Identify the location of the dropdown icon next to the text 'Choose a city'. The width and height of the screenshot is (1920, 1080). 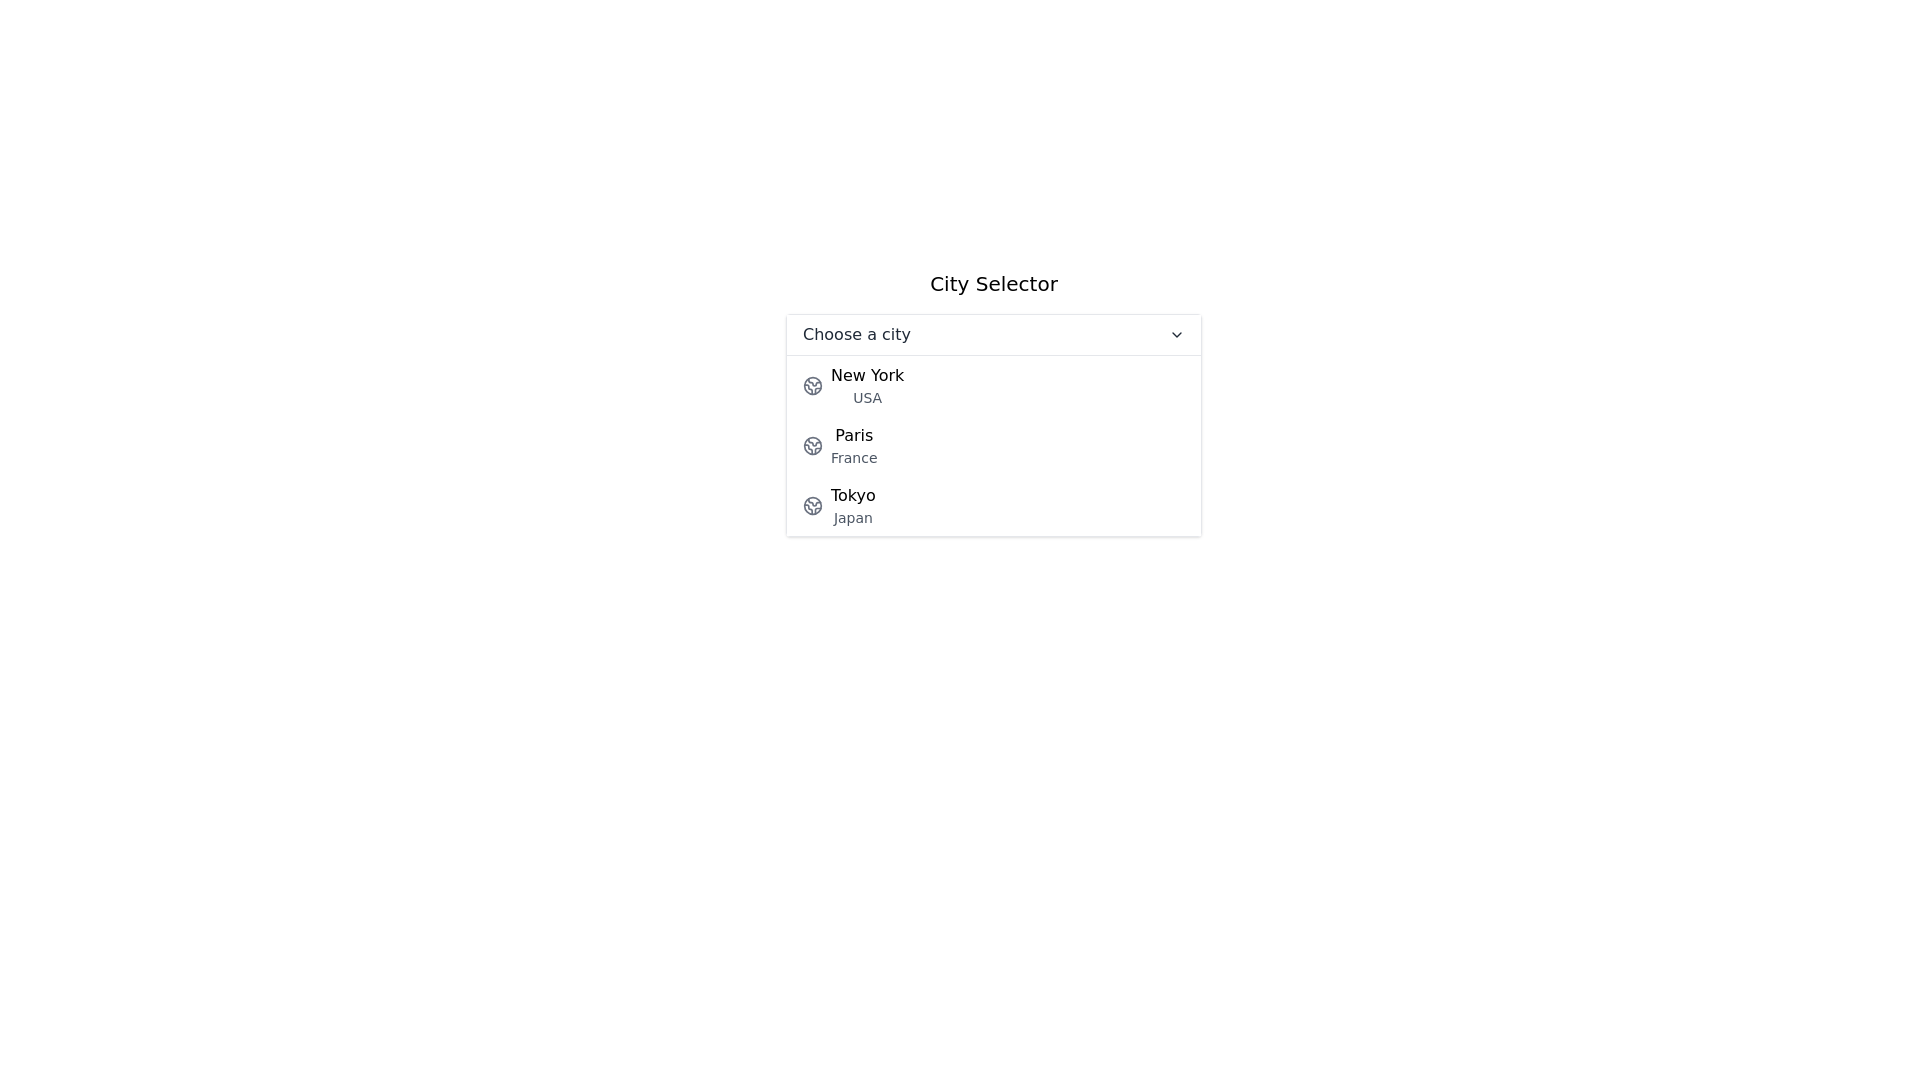
(1176, 334).